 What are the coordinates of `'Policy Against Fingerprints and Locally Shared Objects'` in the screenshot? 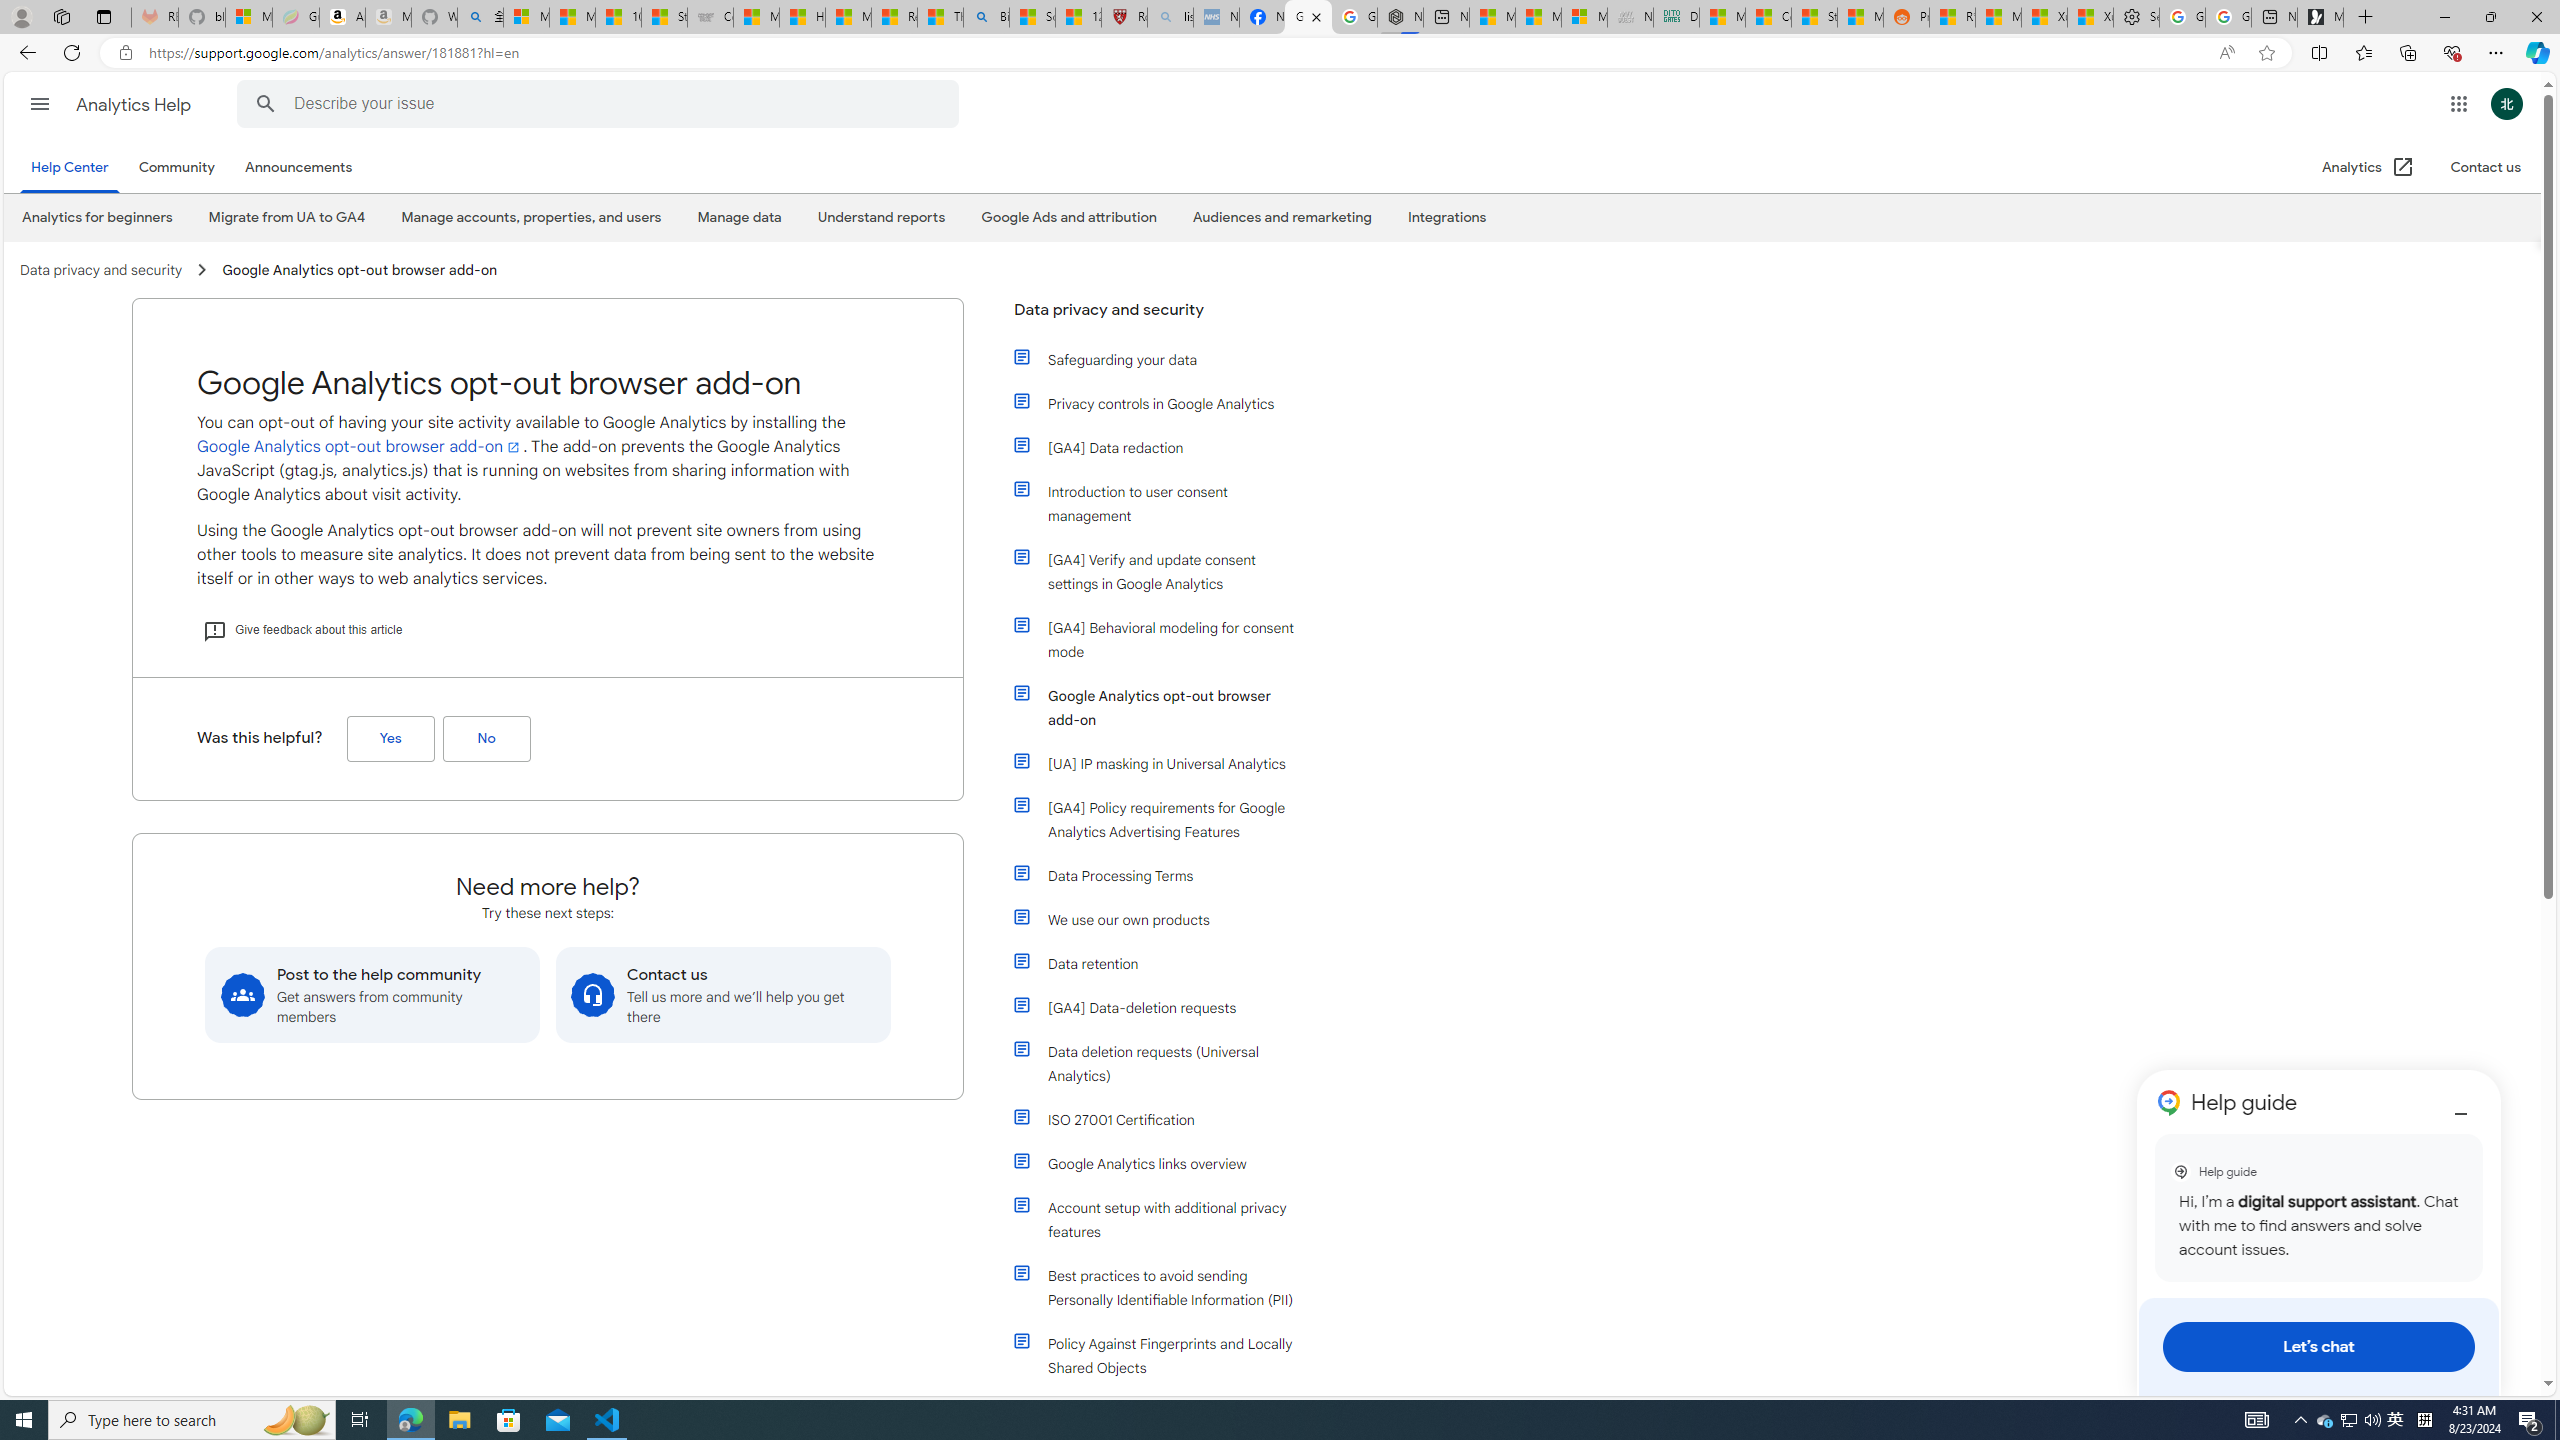 It's located at (1167, 1355).